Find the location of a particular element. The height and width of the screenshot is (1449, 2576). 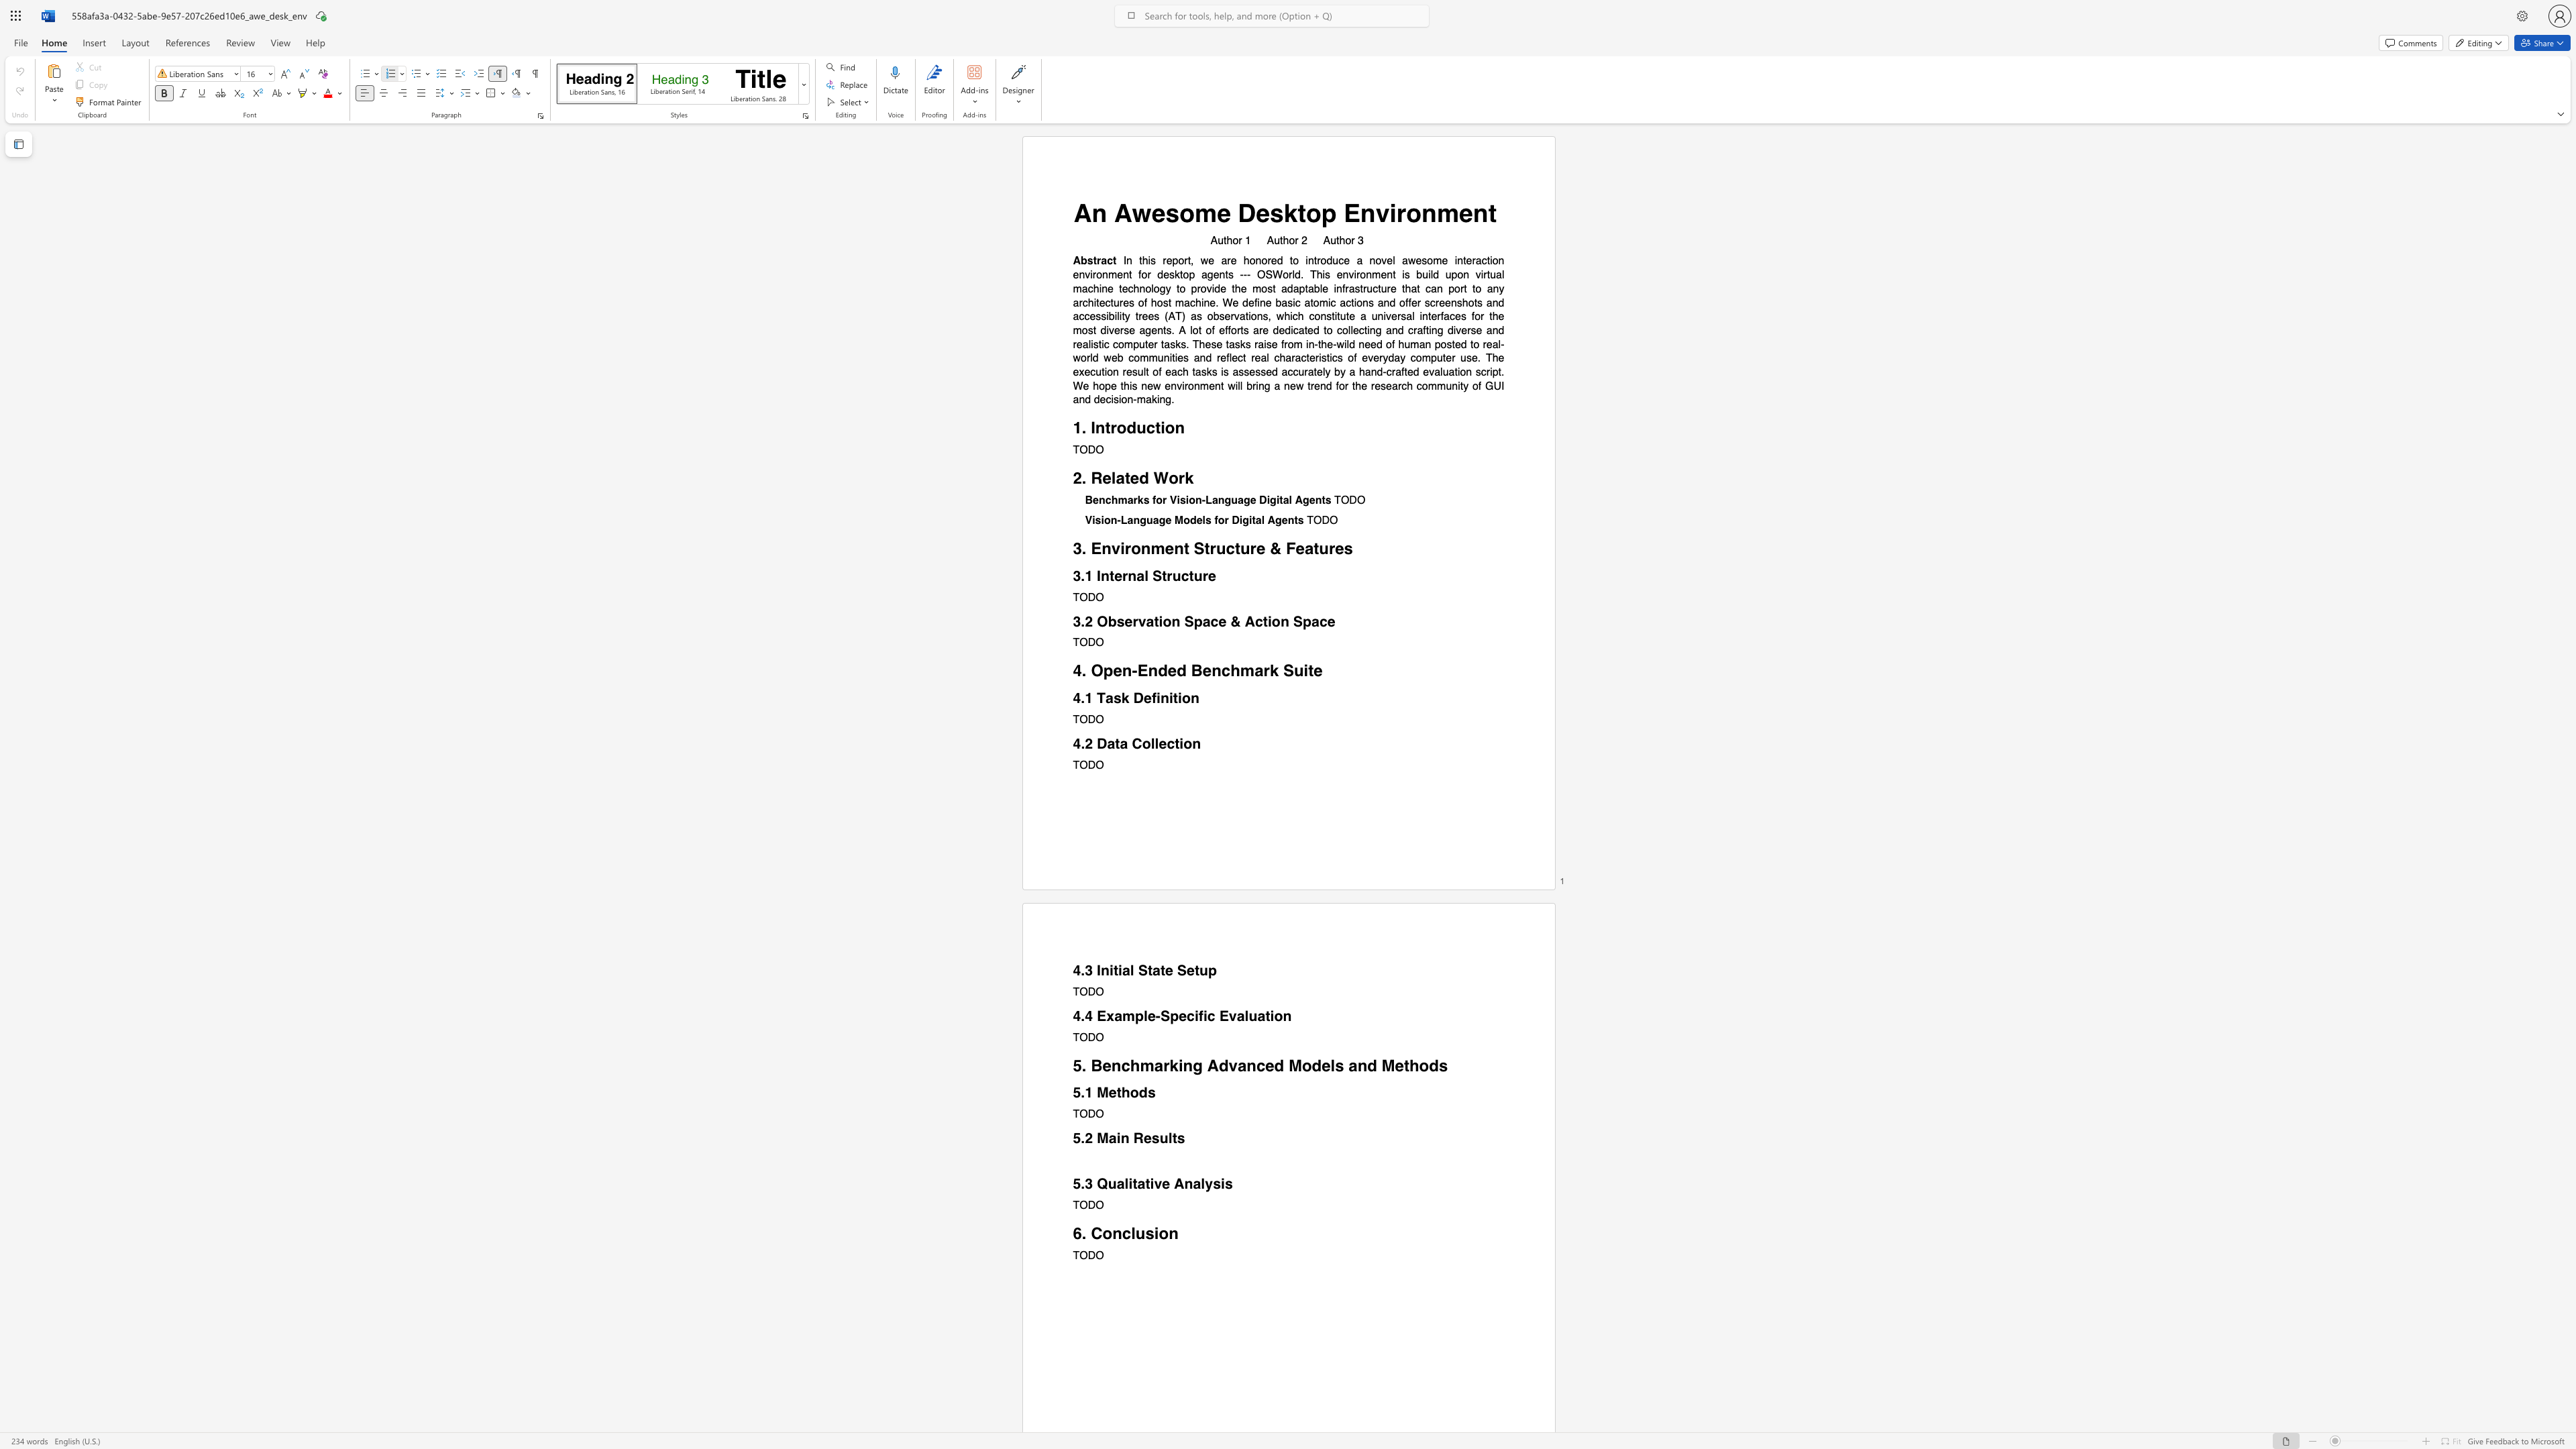

the 1th character "l" in the text is located at coordinates (1332, 1065).